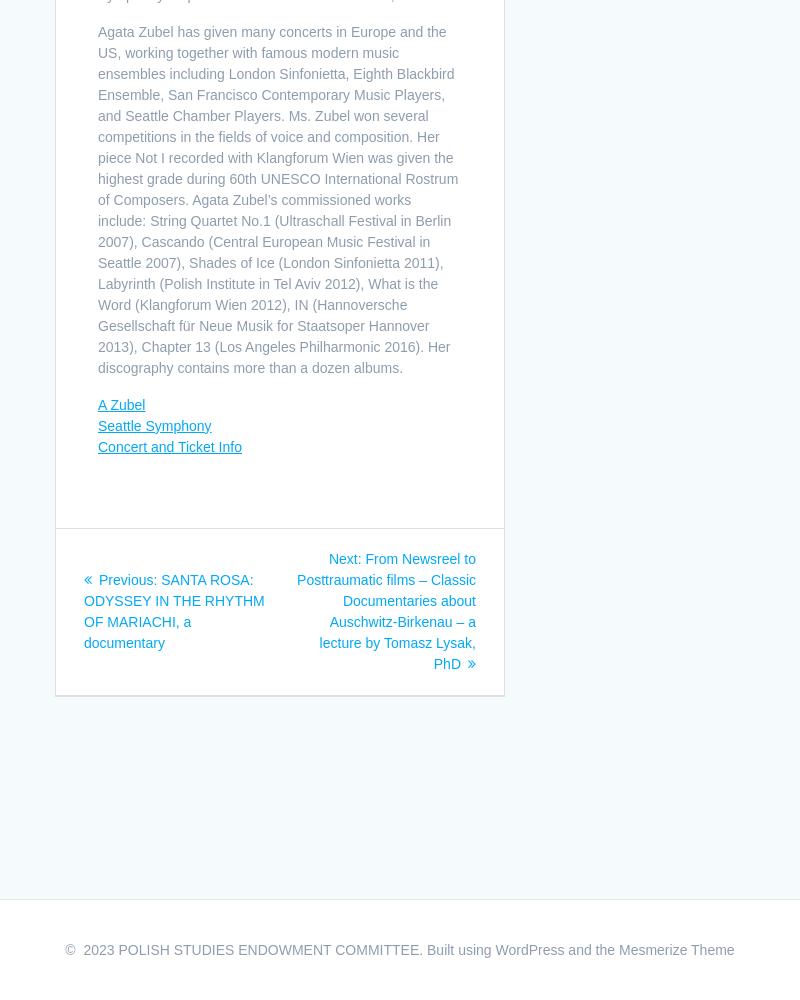 The width and height of the screenshot is (800, 1000). Describe the element at coordinates (120, 404) in the screenshot. I see `'A Zubel'` at that location.